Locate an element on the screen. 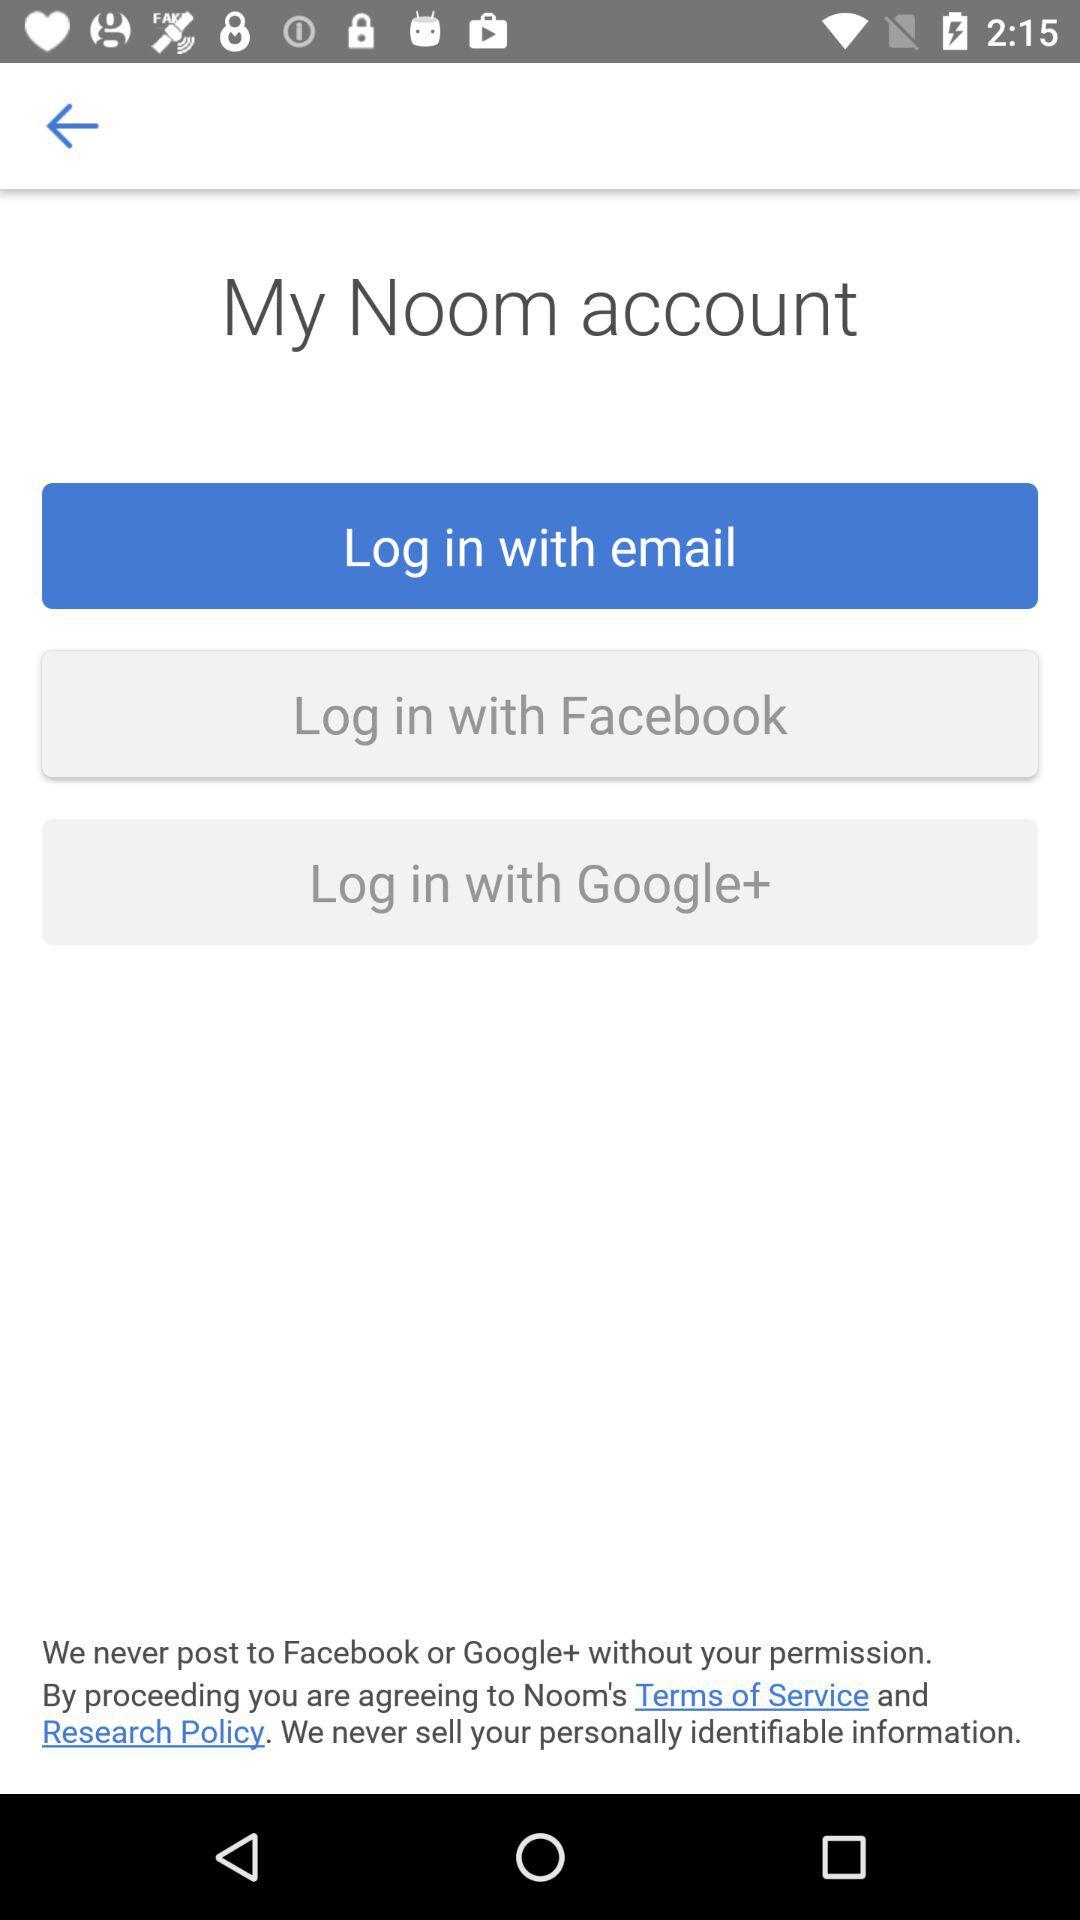 The width and height of the screenshot is (1080, 1920). icon above the log in with is located at coordinates (72, 124).